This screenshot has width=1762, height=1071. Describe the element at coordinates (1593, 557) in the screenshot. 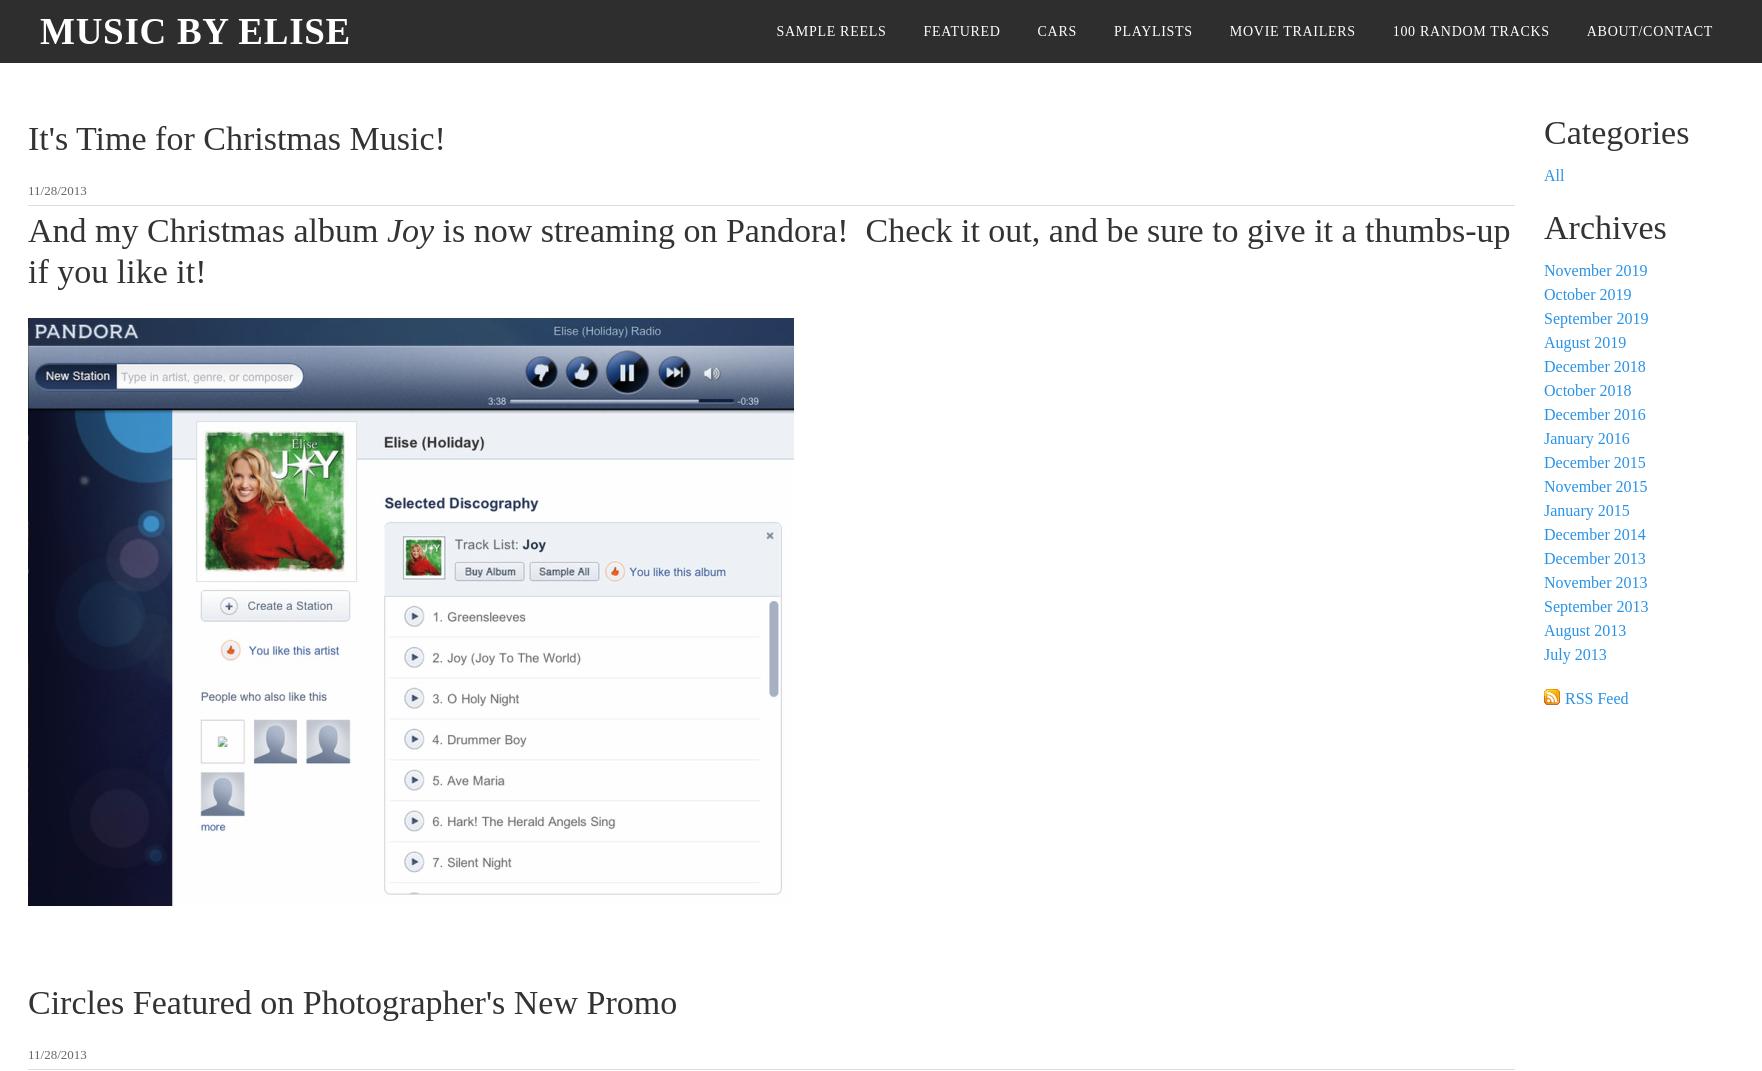

I see `'December 2013'` at that location.